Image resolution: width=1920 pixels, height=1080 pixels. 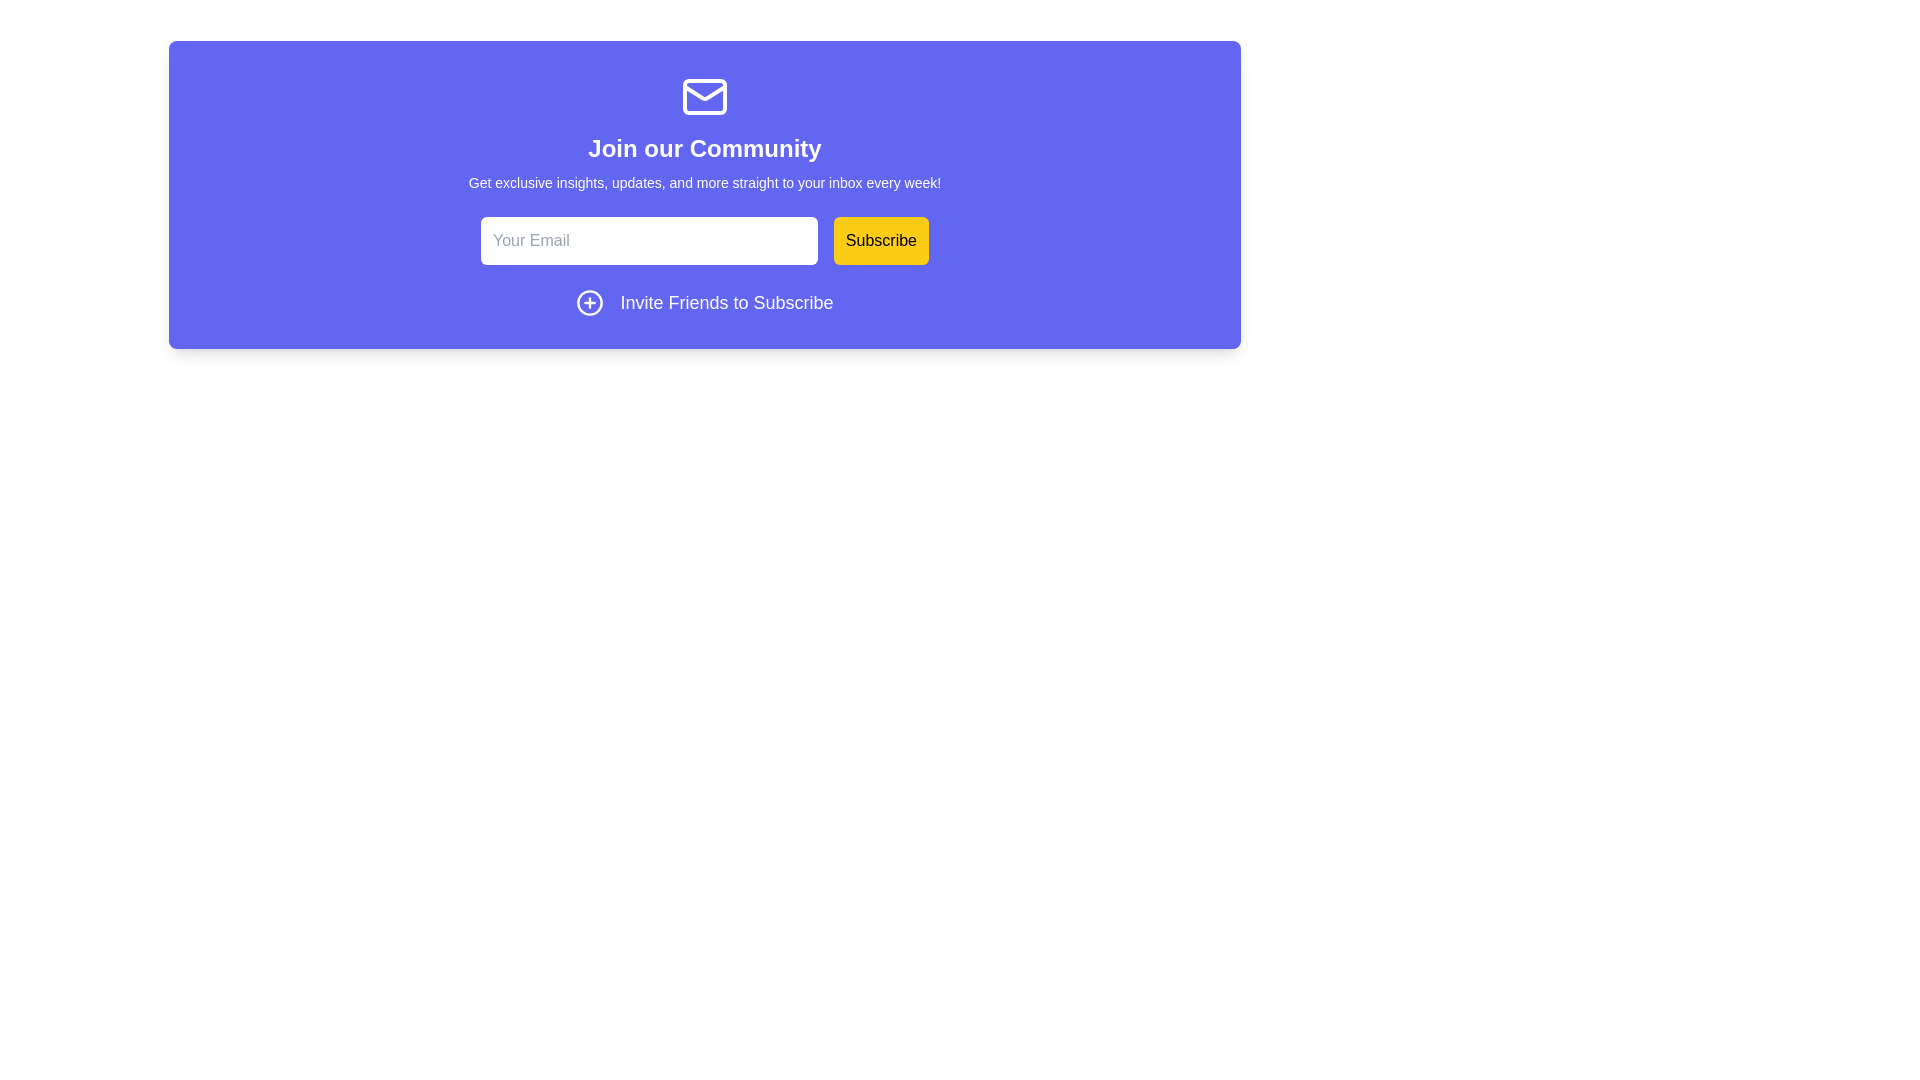 I want to click on the SVG circle element that represents the 'plus-in-circle' icon within the 'Invite Friends to Subscribe' action, so click(x=589, y=303).